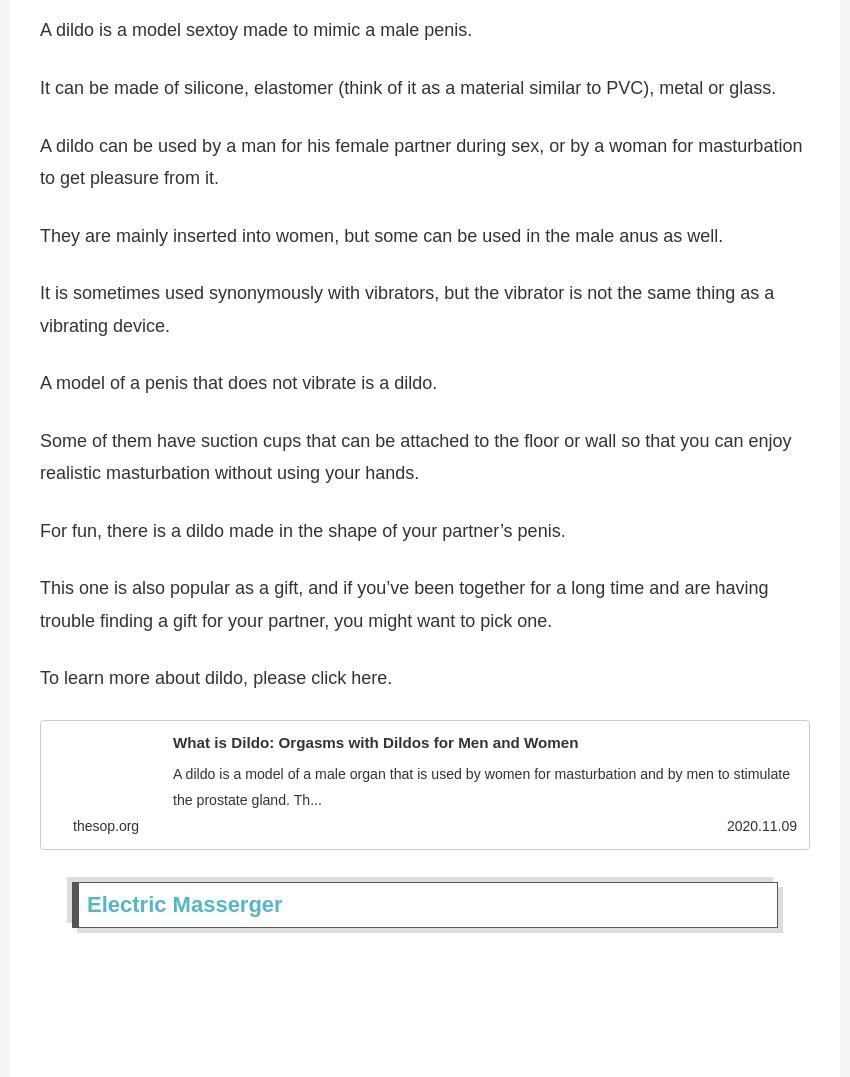 The image size is (850, 1077). What do you see at coordinates (73, 833) in the screenshot?
I see `'thesop.org'` at bounding box center [73, 833].